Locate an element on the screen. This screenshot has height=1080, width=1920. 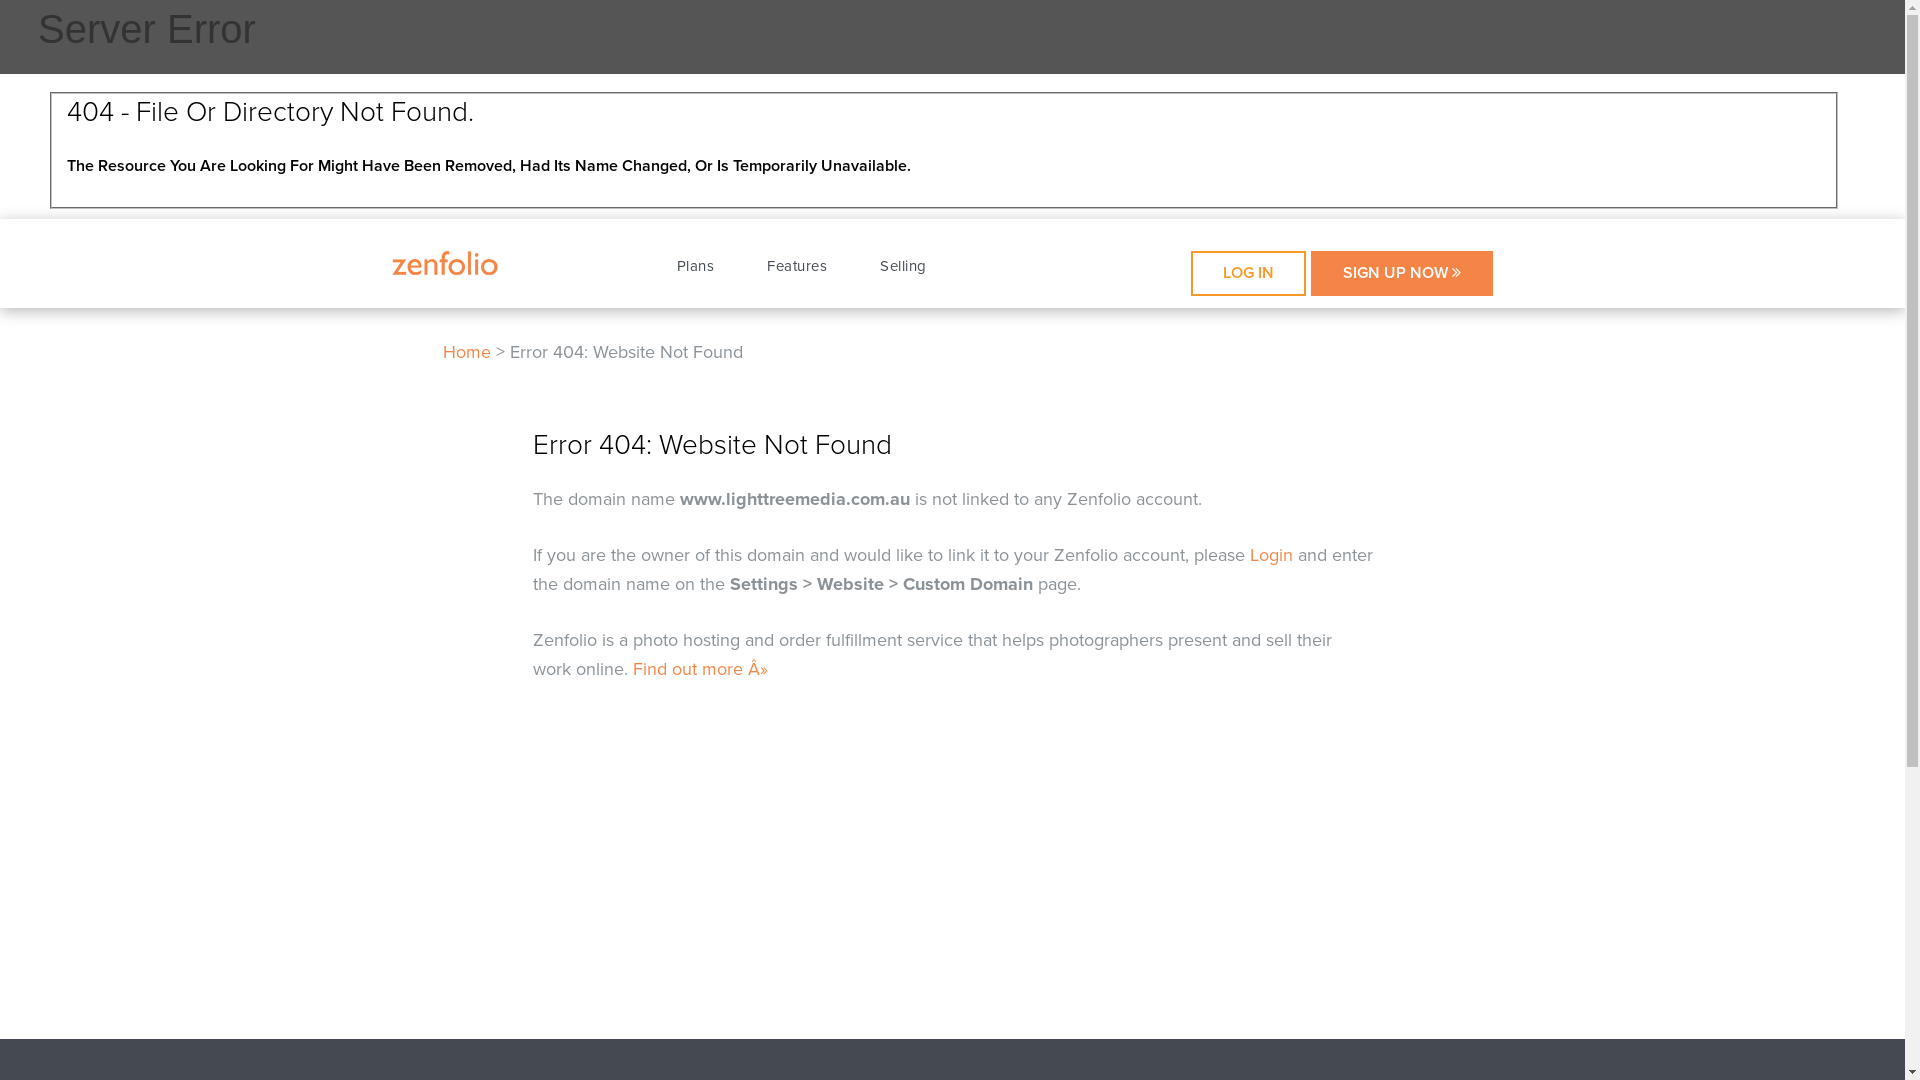
'Features' is located at coordinates (795, 265).